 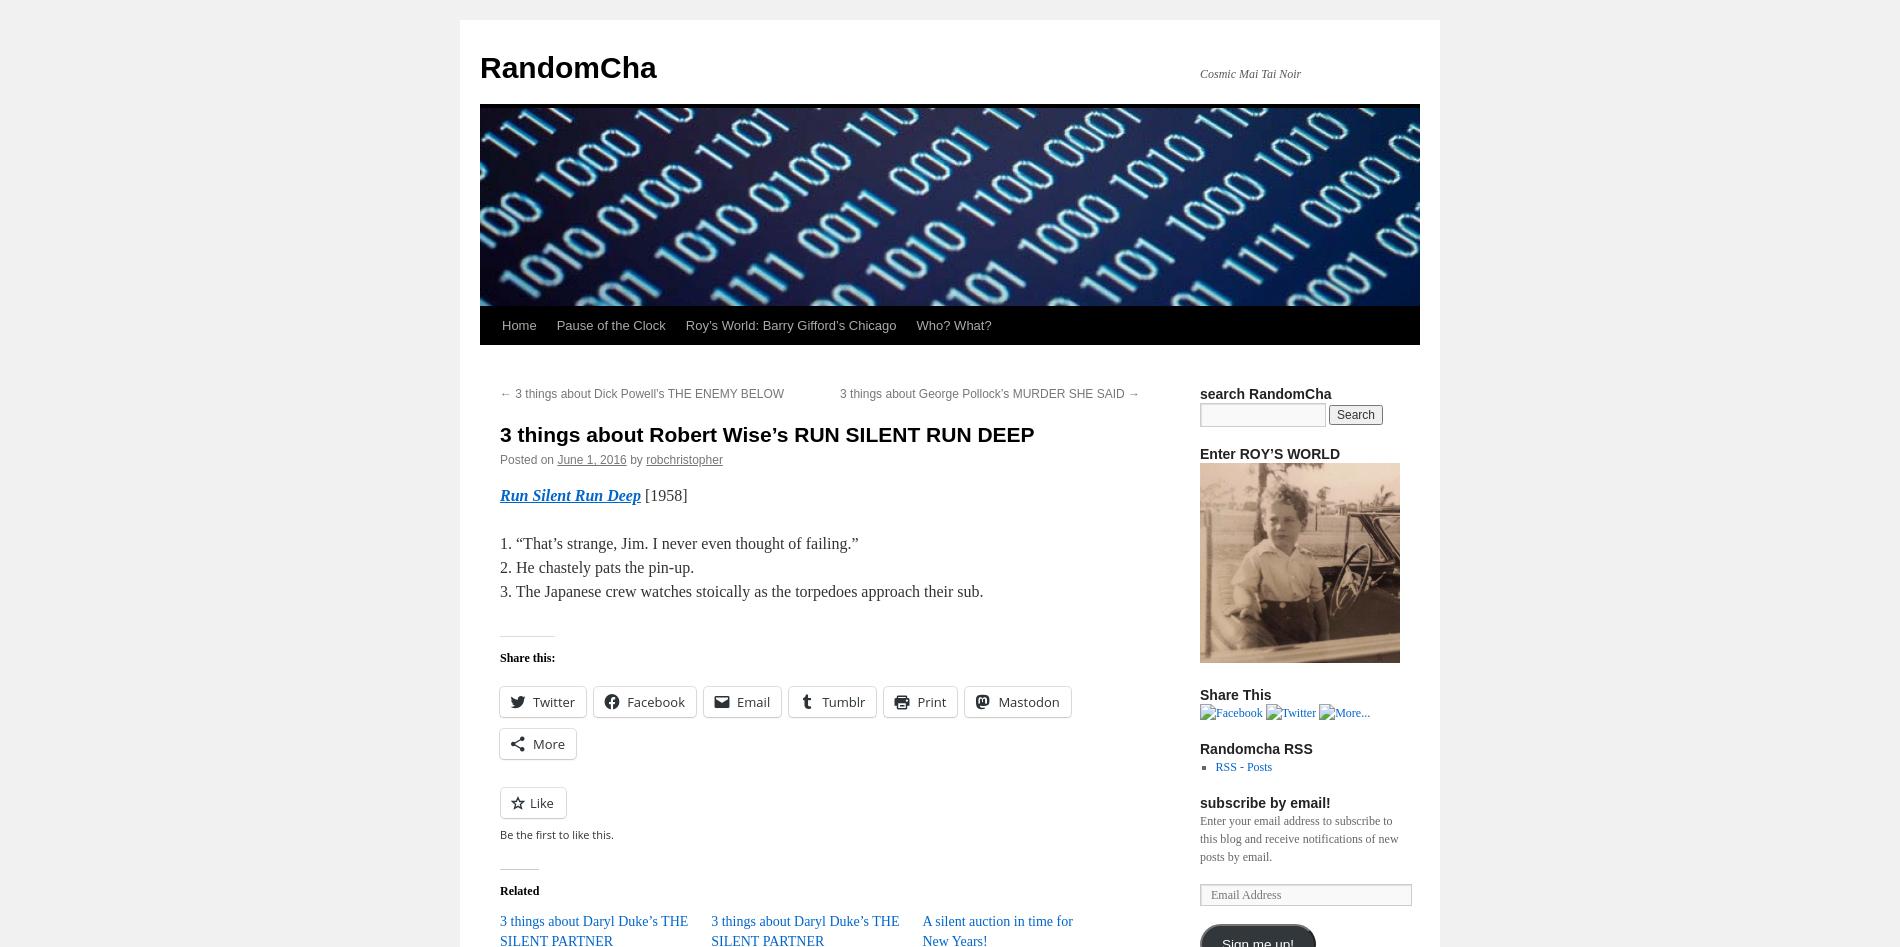 I want to click on '3 things about George Pollock’s MURDER SHE SAID', so click(x=984, y=394).